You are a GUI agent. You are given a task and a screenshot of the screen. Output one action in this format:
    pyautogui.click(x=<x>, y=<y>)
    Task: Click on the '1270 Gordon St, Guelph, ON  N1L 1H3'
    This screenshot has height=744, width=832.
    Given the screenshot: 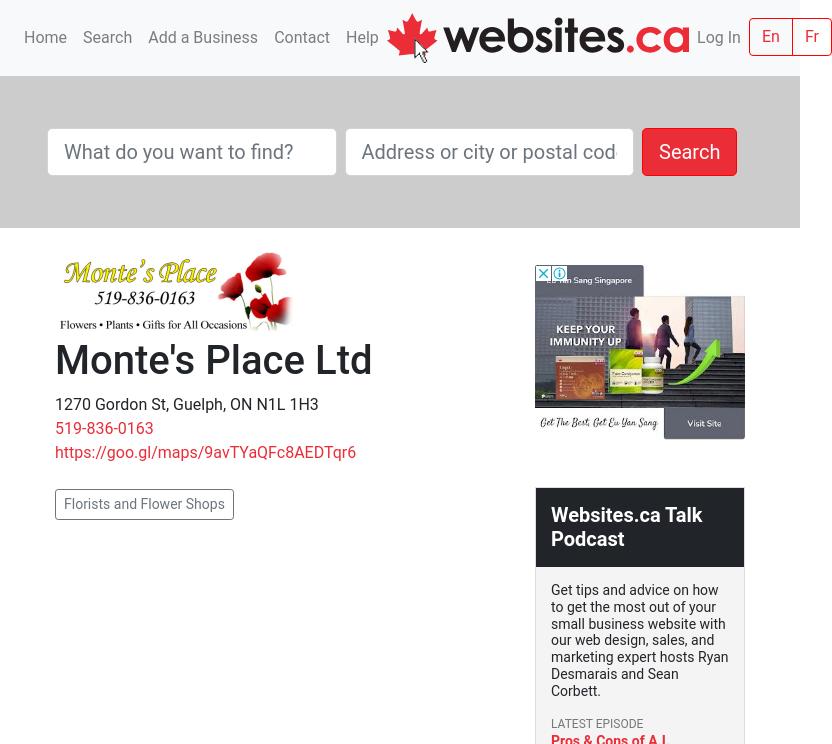 What is the action you would take?
    pyautogui.click(x=185, y=403)
    